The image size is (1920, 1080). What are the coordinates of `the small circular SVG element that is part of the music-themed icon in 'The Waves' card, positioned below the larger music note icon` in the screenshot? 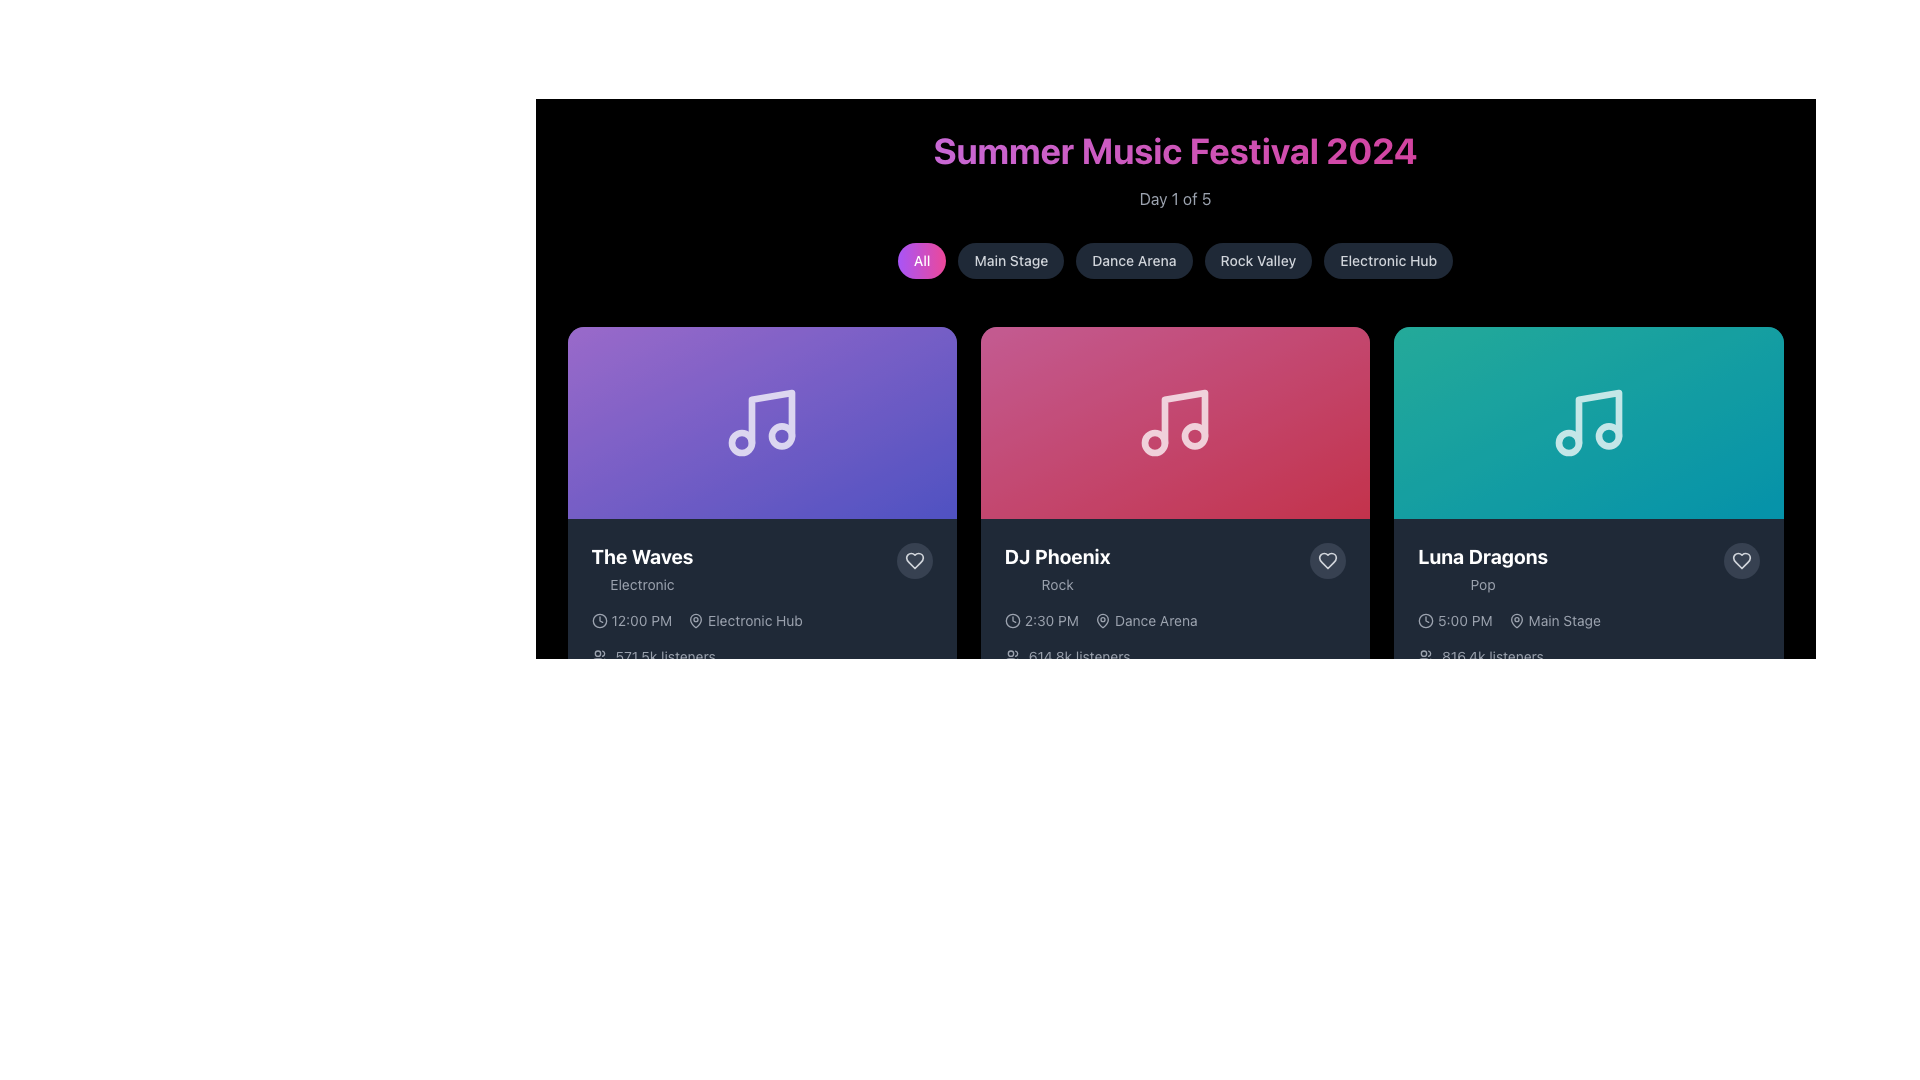 It's located at (741, 442).